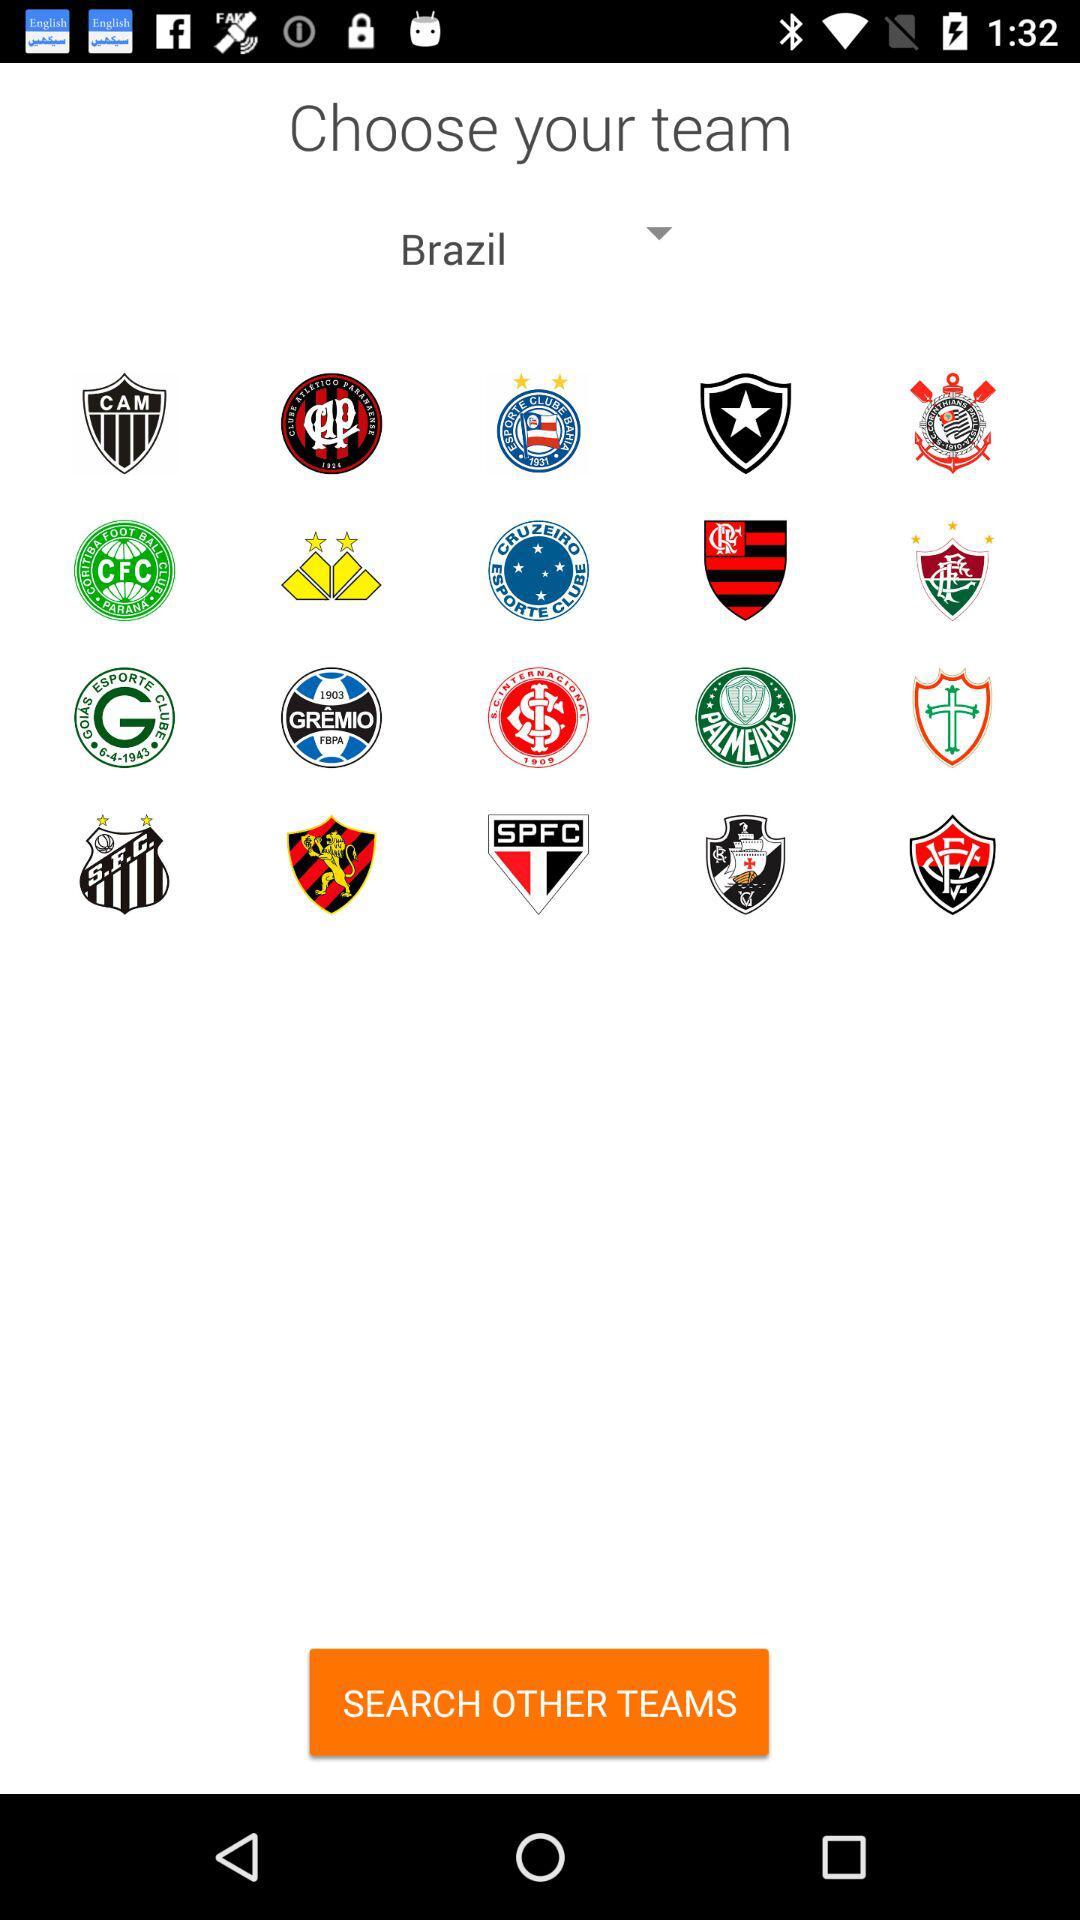  Describe the element at coordinates (951, 717) in the screenshot. I see `team icon` at that location.